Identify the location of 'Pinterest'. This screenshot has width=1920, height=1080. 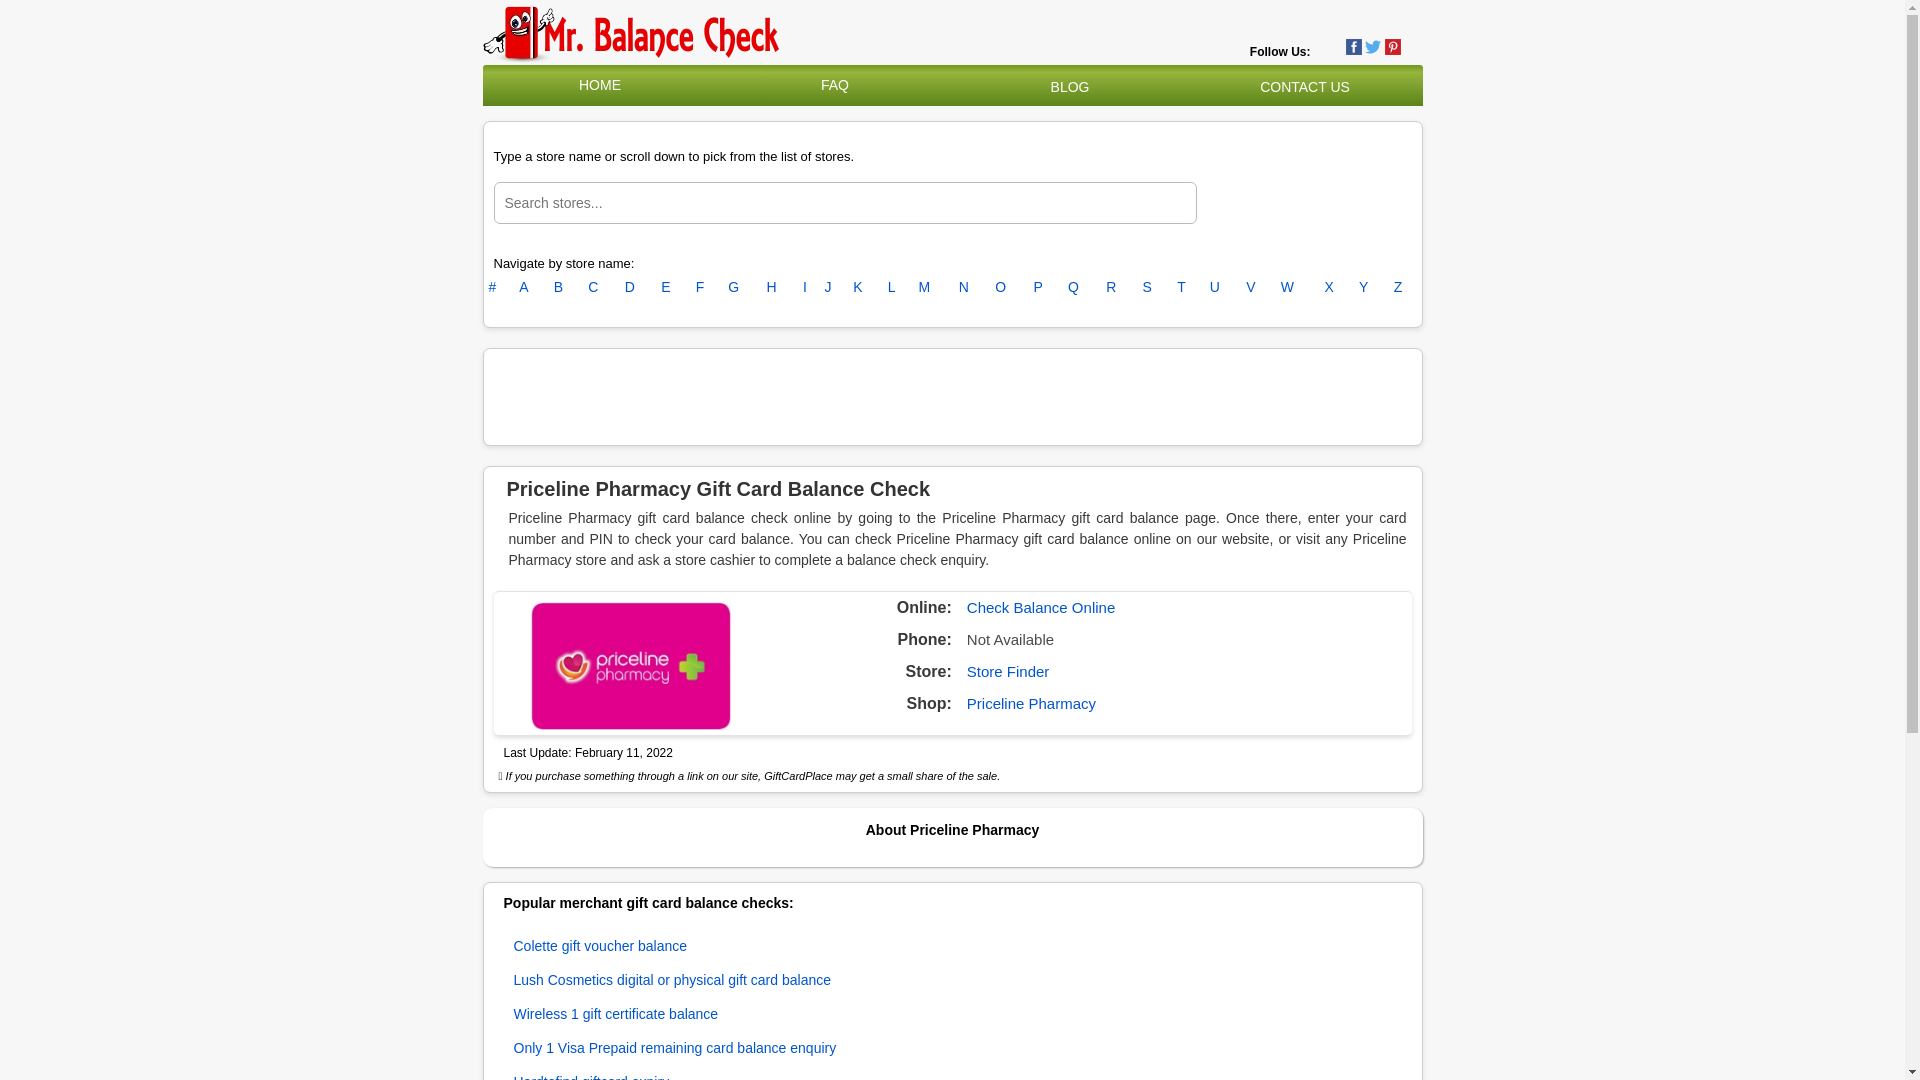
(1391, 45).